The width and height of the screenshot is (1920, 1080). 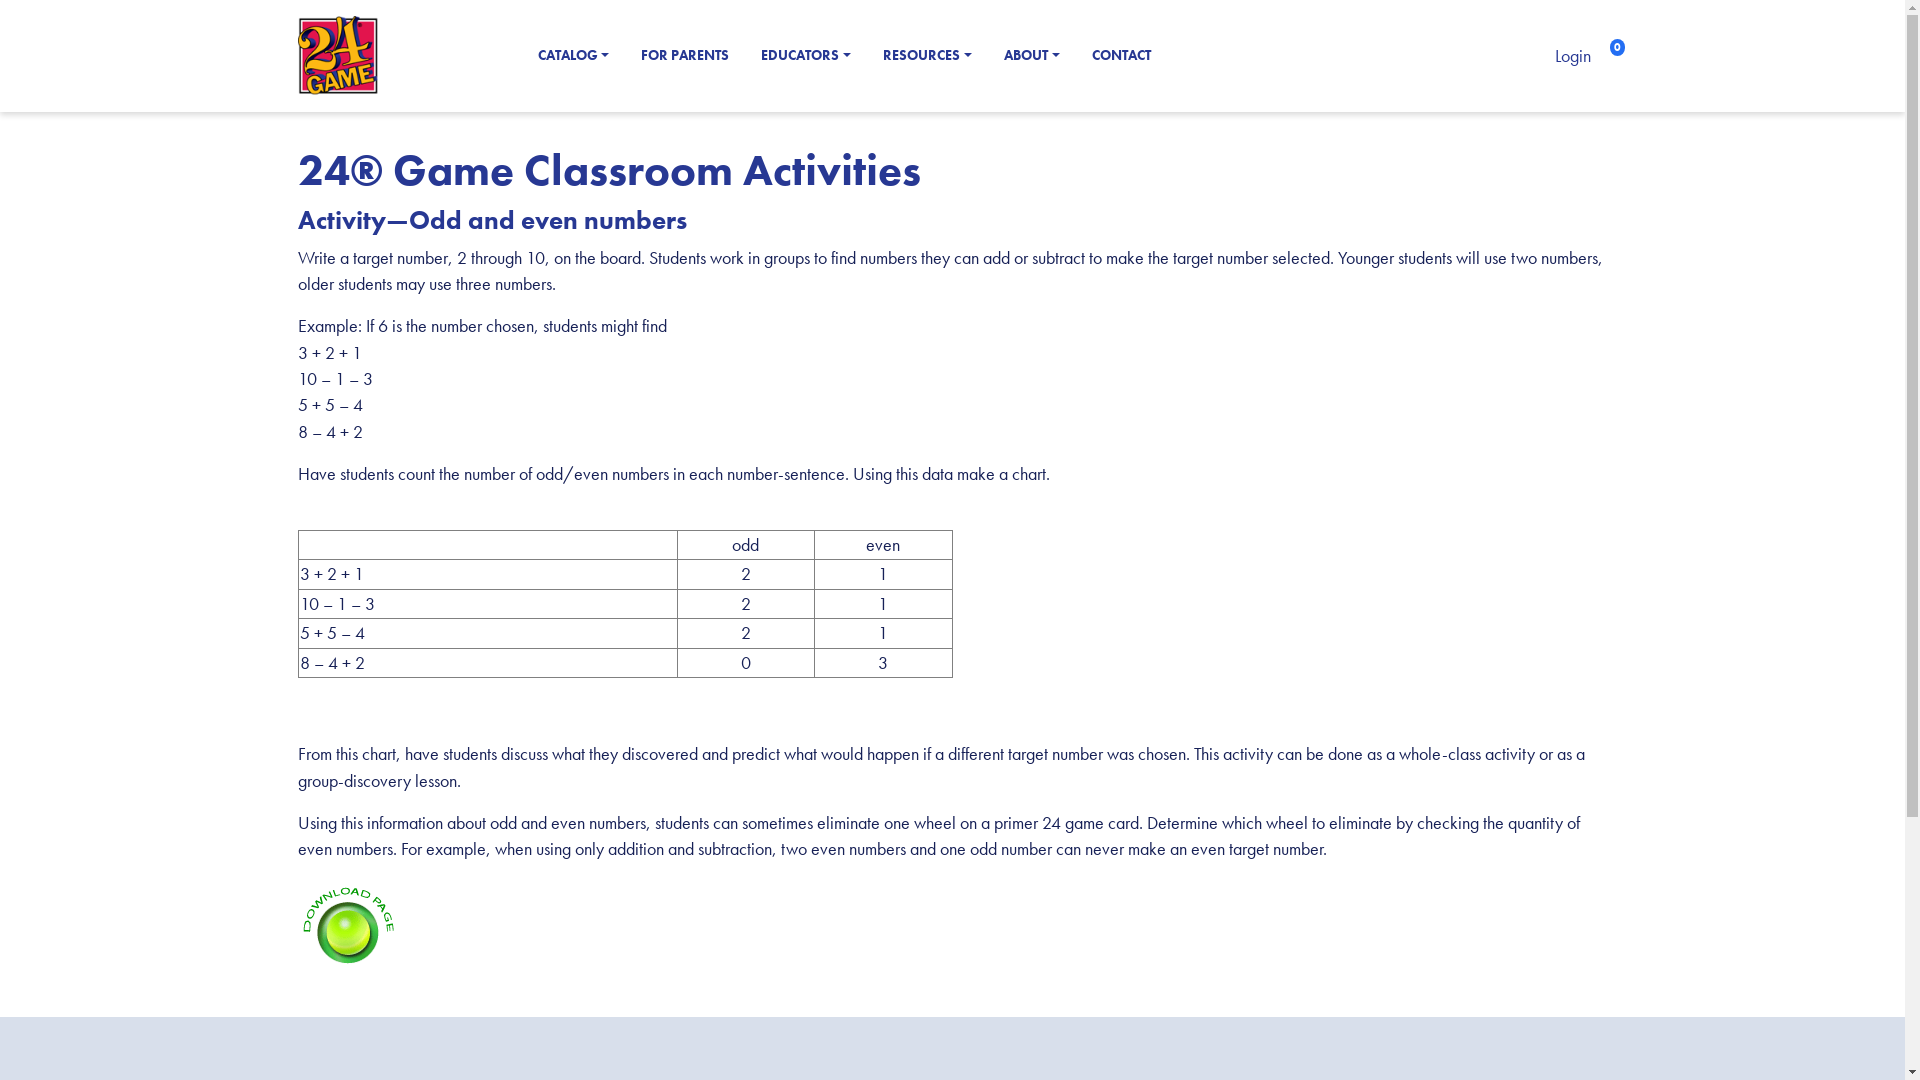 What do you see at coordinates (522, 55) in the screenshot?
I see `'CATALOG'` at bounding box center [522, 55].